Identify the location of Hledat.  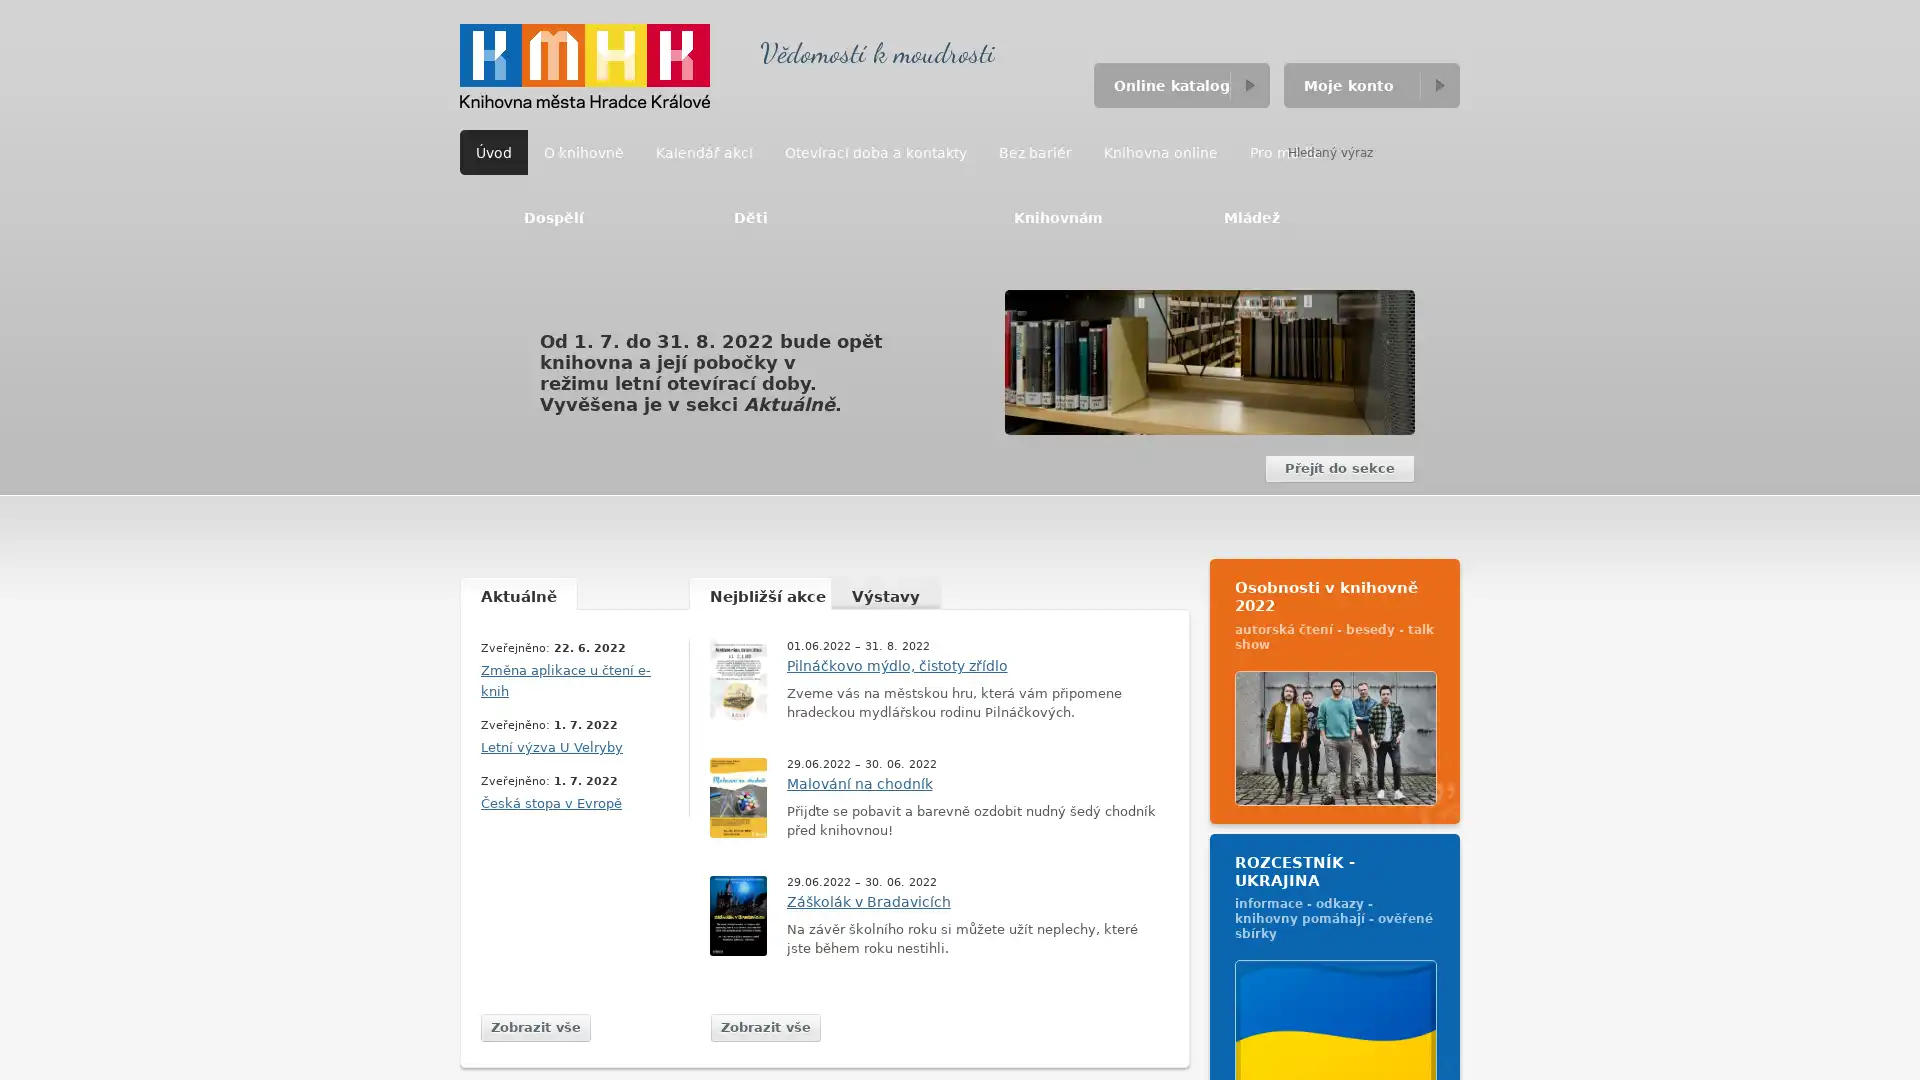
(1440, 151).